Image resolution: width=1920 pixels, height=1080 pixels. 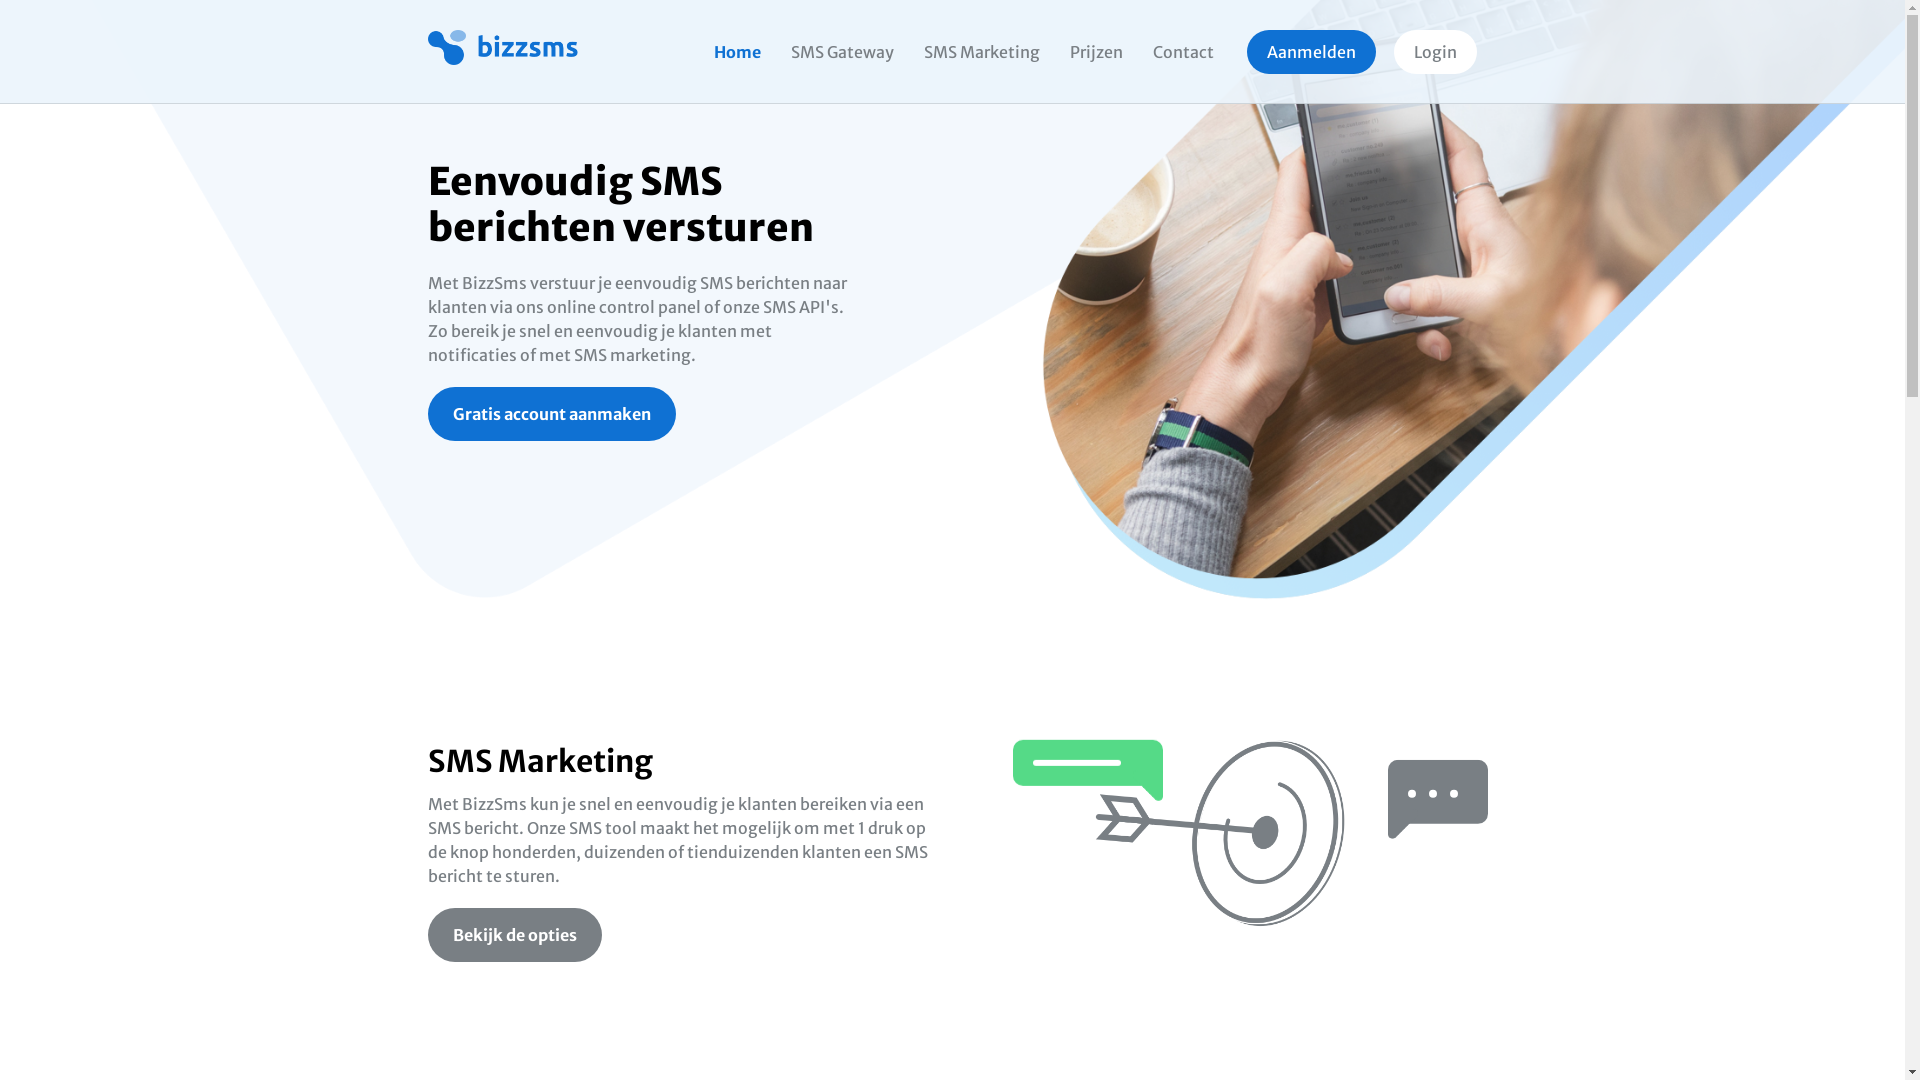 What do you see at coordinates (552, 412) in the screenshot?
I see `'Gratis account aanmaken'` at bounding box center [552, 412].